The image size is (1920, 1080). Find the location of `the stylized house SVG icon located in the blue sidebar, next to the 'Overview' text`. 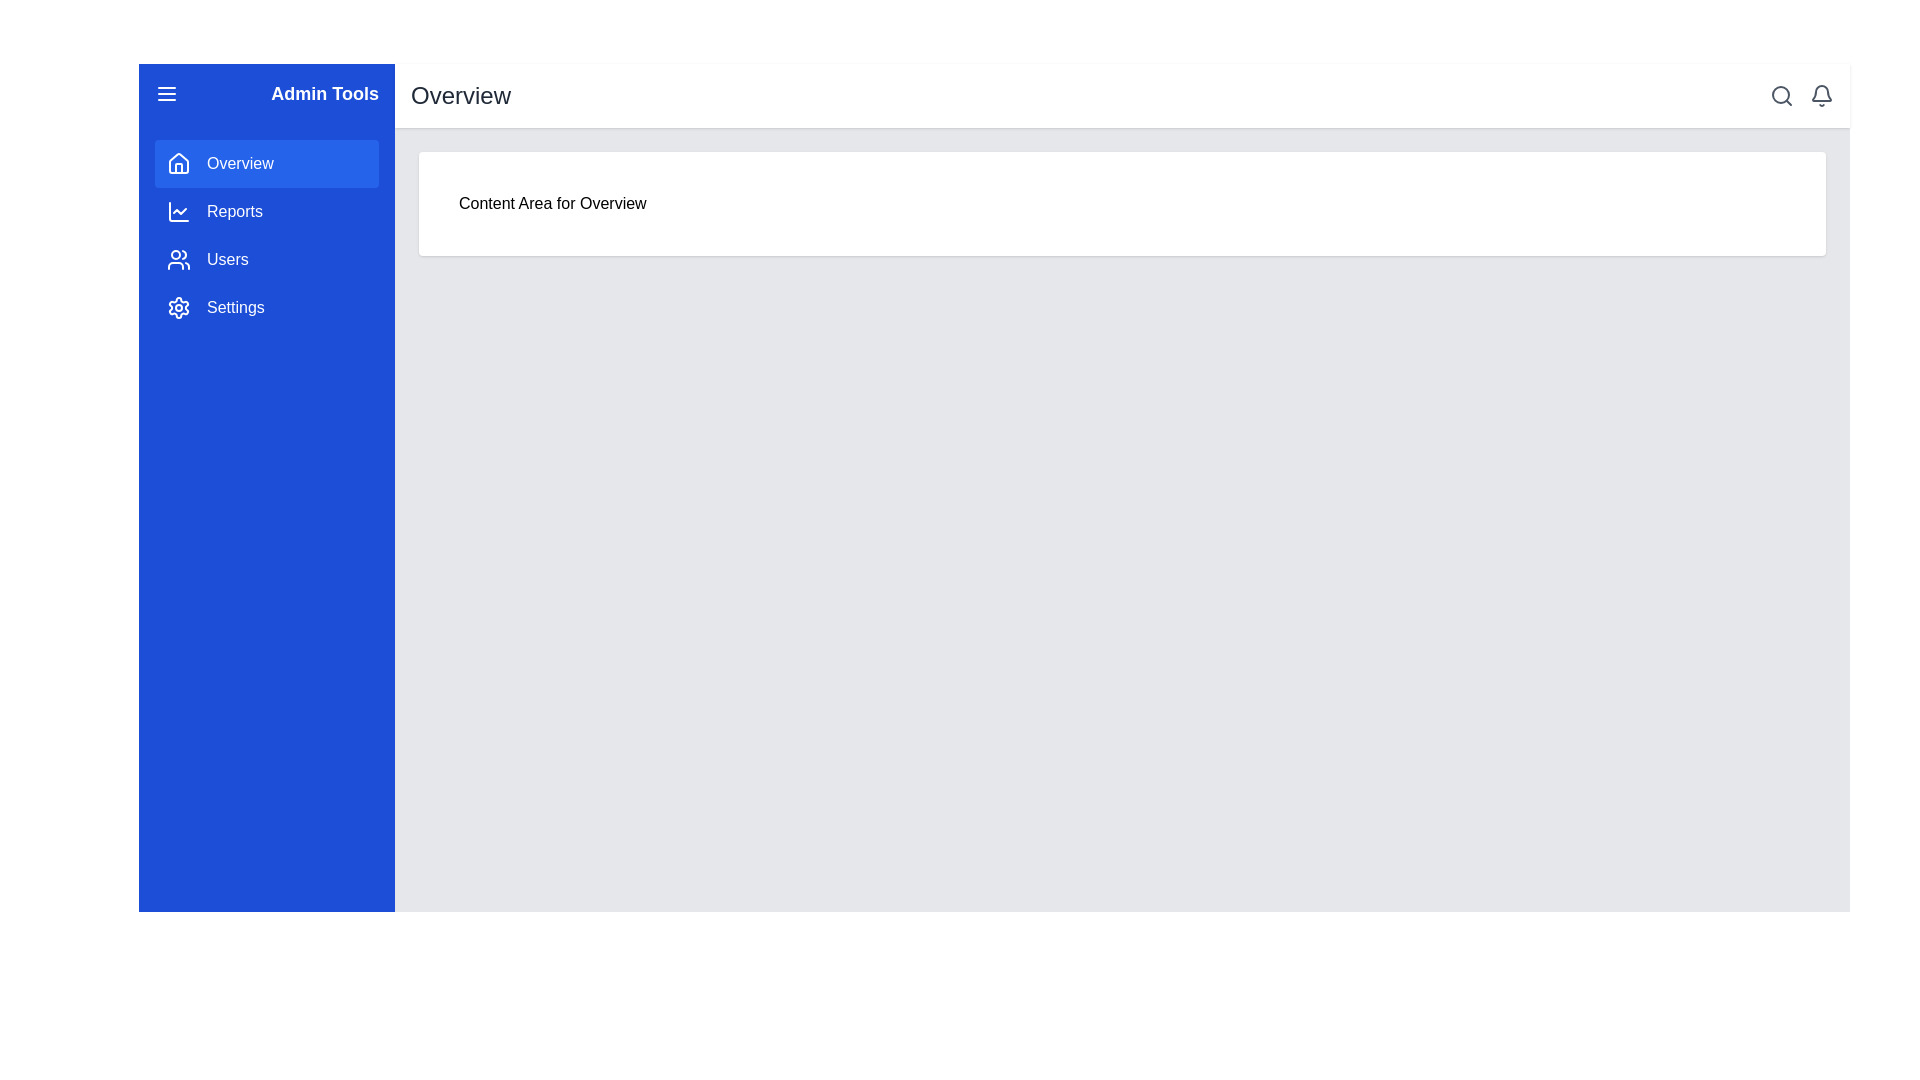

the stylized house SVG icon located in the blue sidebar, next to the 'Overview' text is located at coordinates (178, 163).